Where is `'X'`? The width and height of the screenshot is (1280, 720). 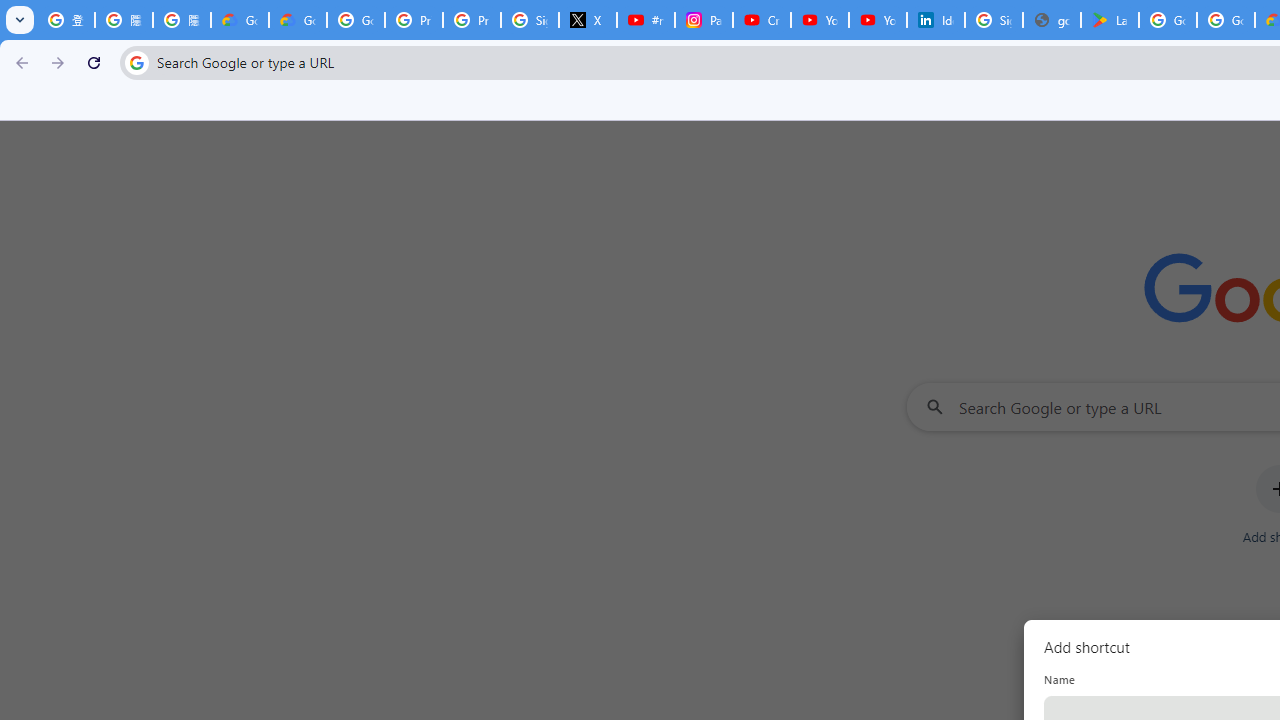
'X' is located at coordinates (587, 20).